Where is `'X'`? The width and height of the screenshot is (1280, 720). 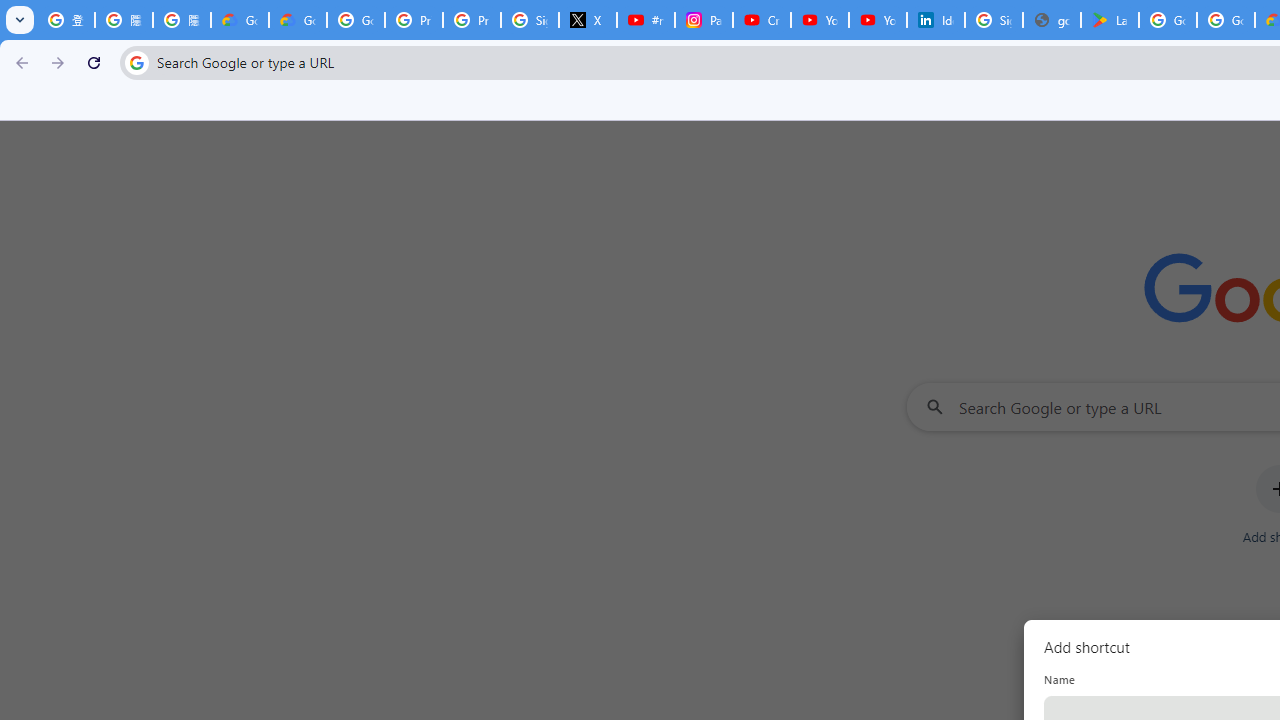
'X' is located at coordinates (587, 20).